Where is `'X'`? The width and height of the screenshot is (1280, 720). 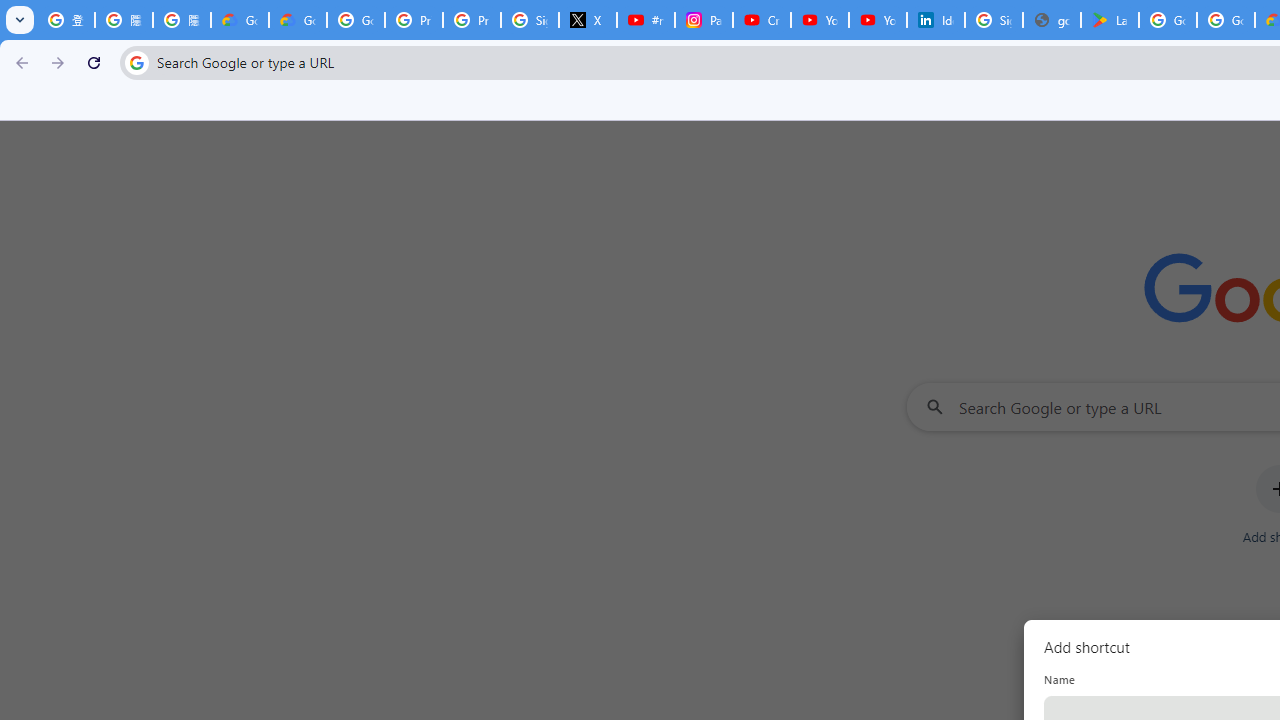
'X' is located at coordinates (587, 20).